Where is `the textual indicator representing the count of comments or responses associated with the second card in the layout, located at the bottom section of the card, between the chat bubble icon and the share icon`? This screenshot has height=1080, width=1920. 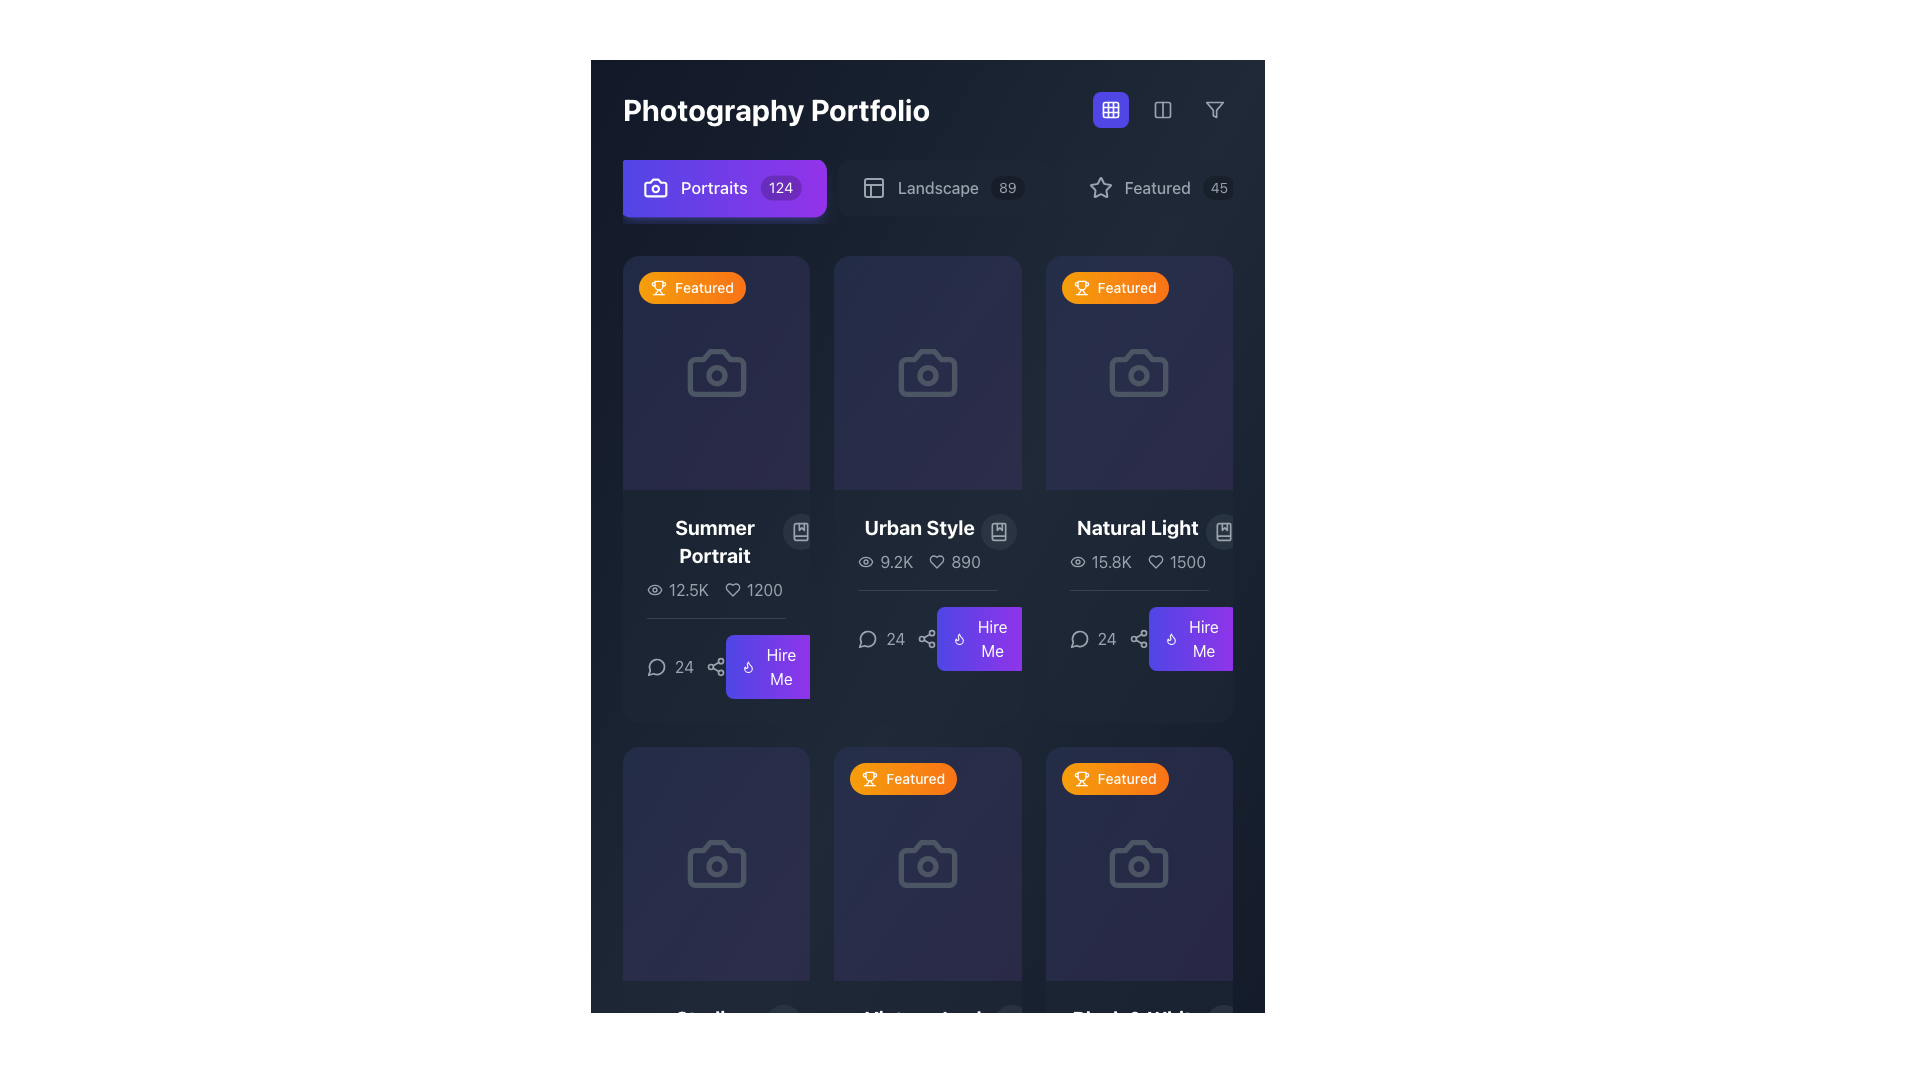 the textual indicator representing the count of comments or responses associated with the second card in the layout, located at the bottom section of the card, between the chat bubble icon and the share icon is located at coordinates (894, 639).